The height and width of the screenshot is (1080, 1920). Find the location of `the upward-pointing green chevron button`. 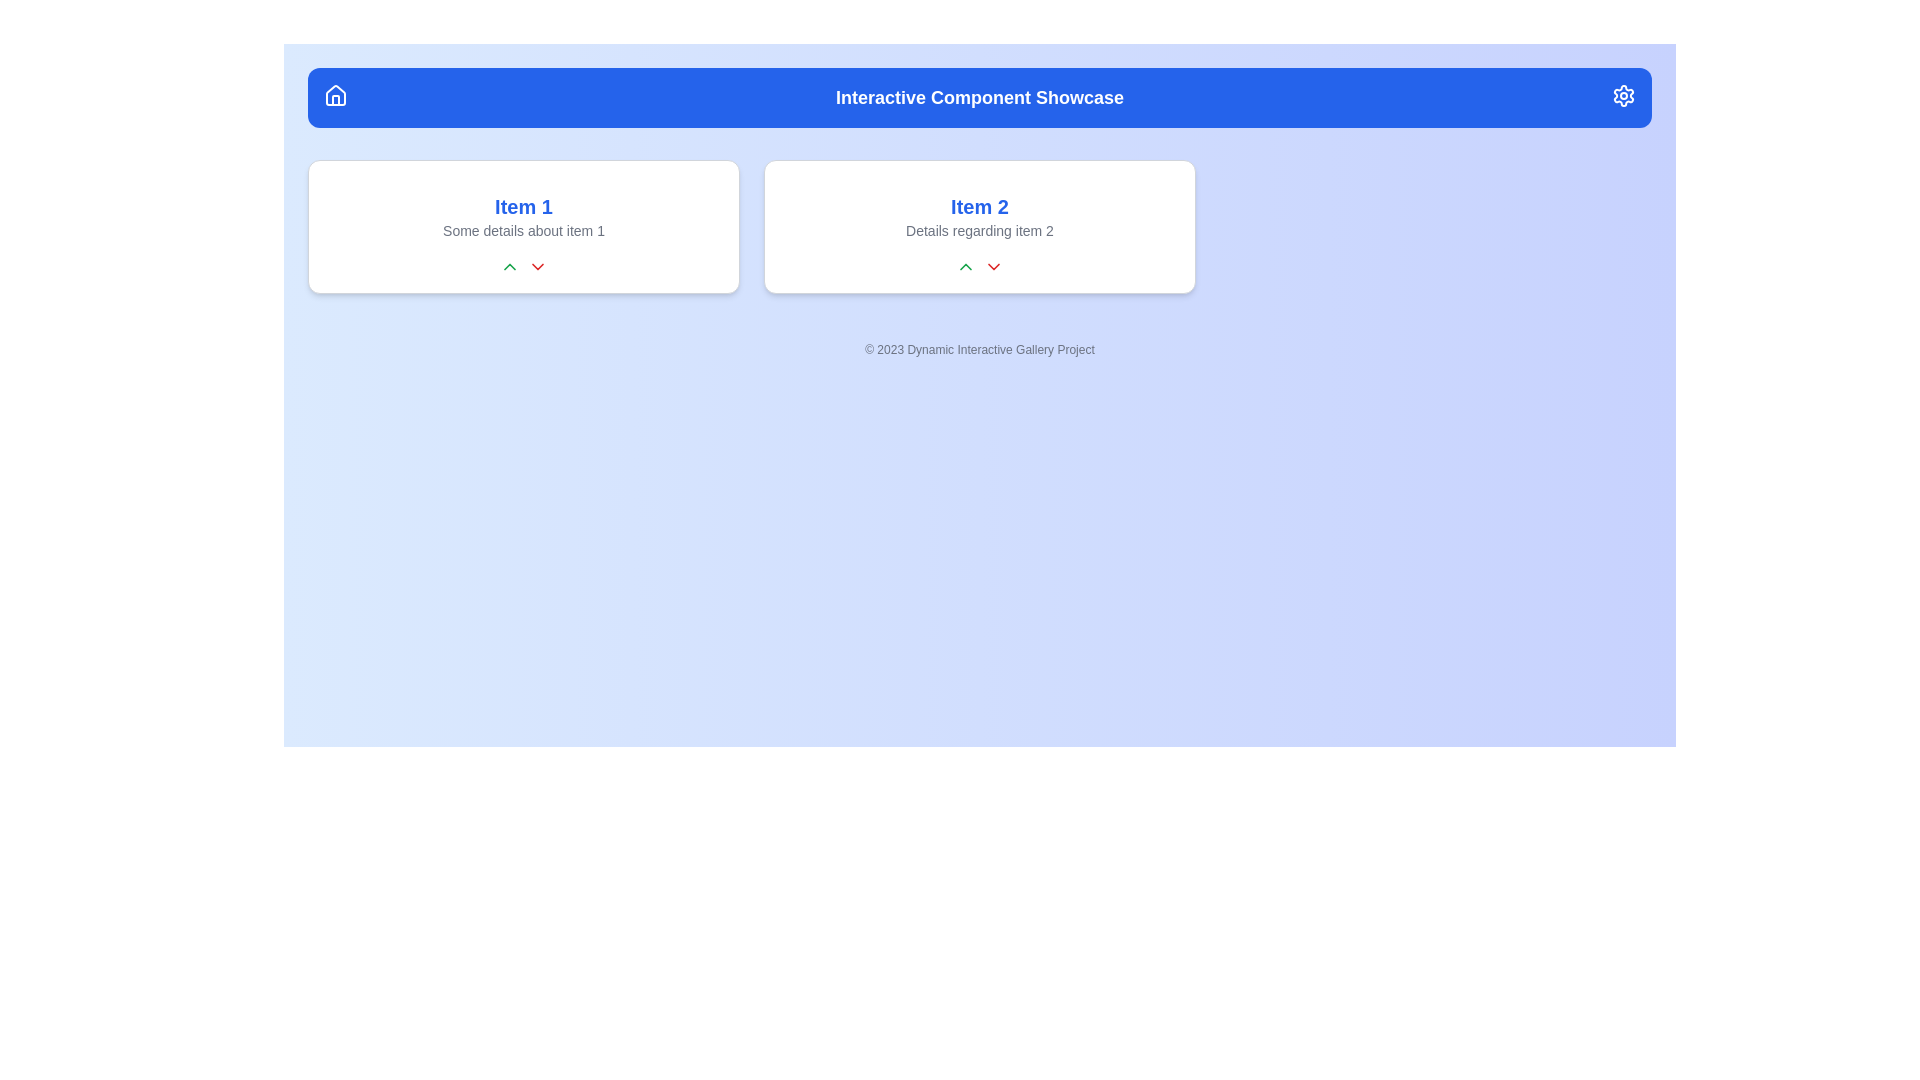

the upward-pointing green chevron button is located at coordinates (979, 265).